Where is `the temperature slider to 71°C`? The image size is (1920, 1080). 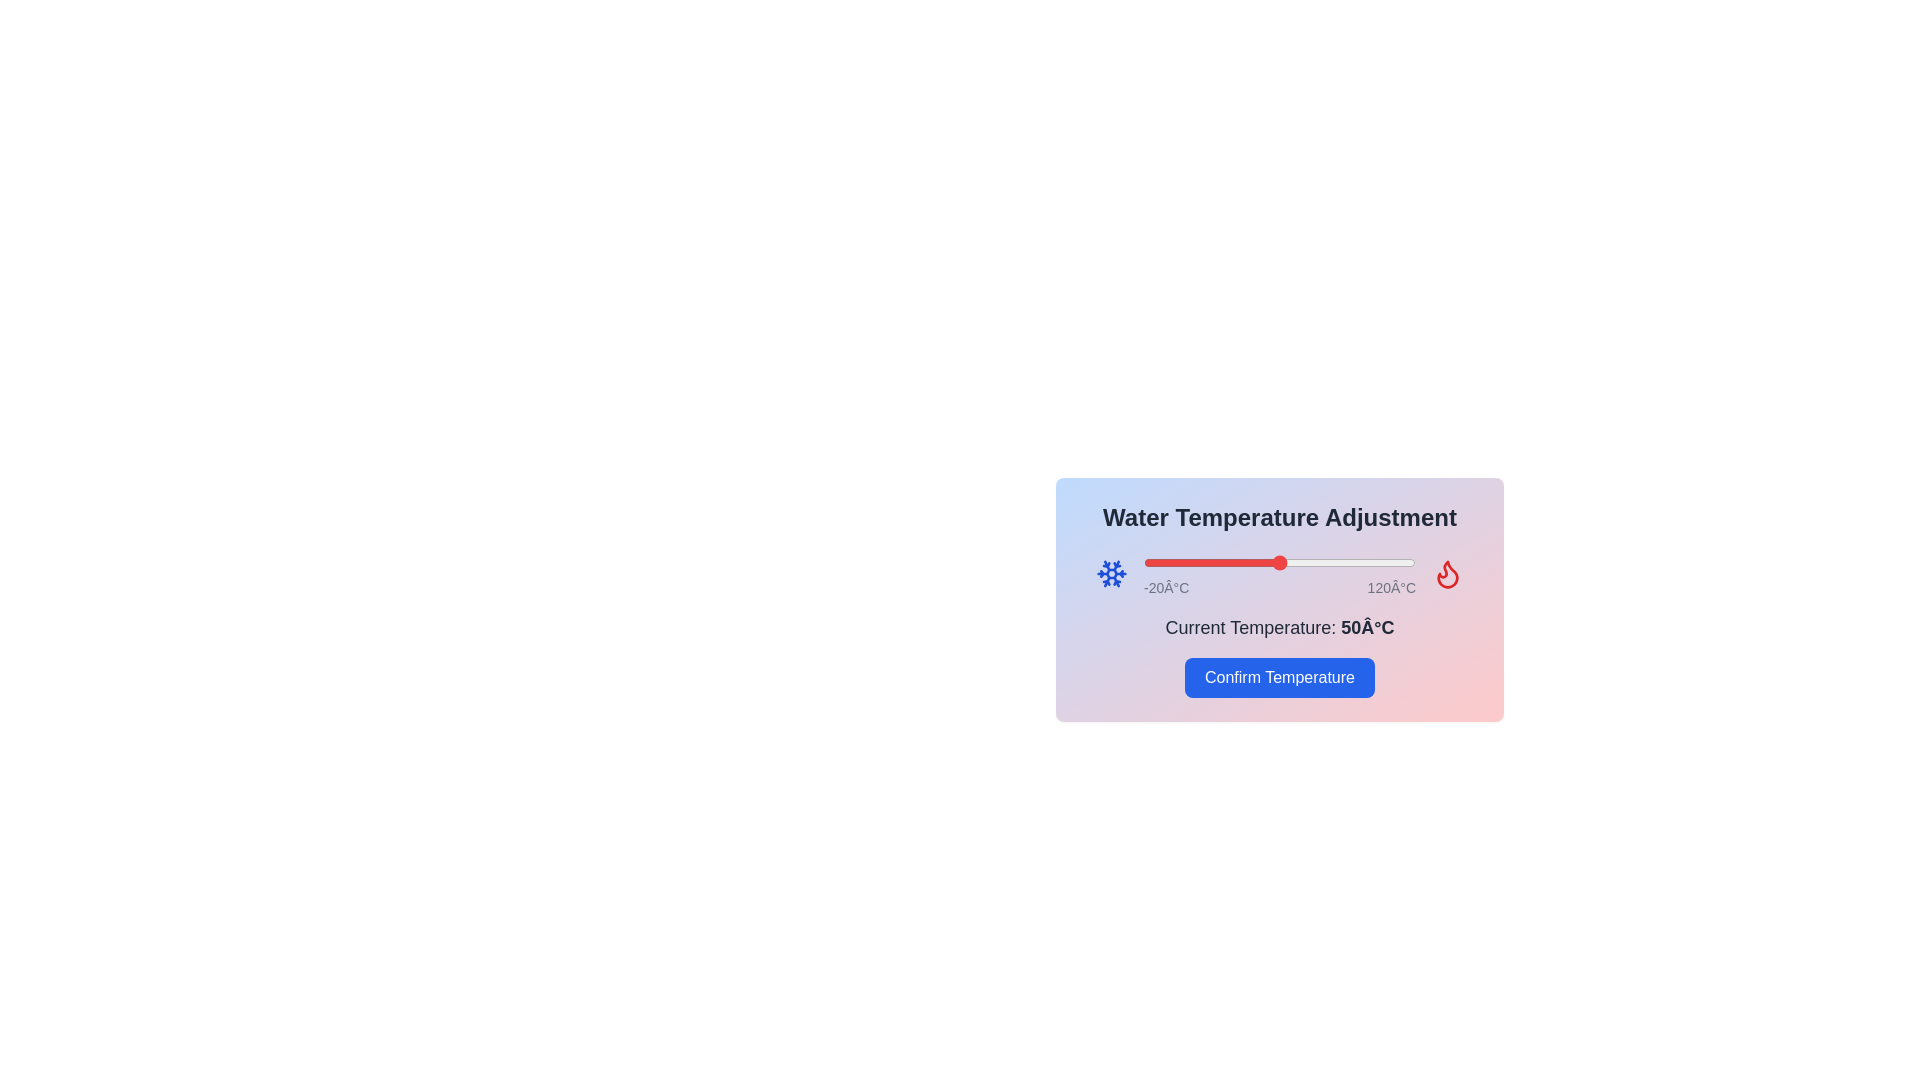
the temperature slider to 71°C is located at coordinates (1320, 563).